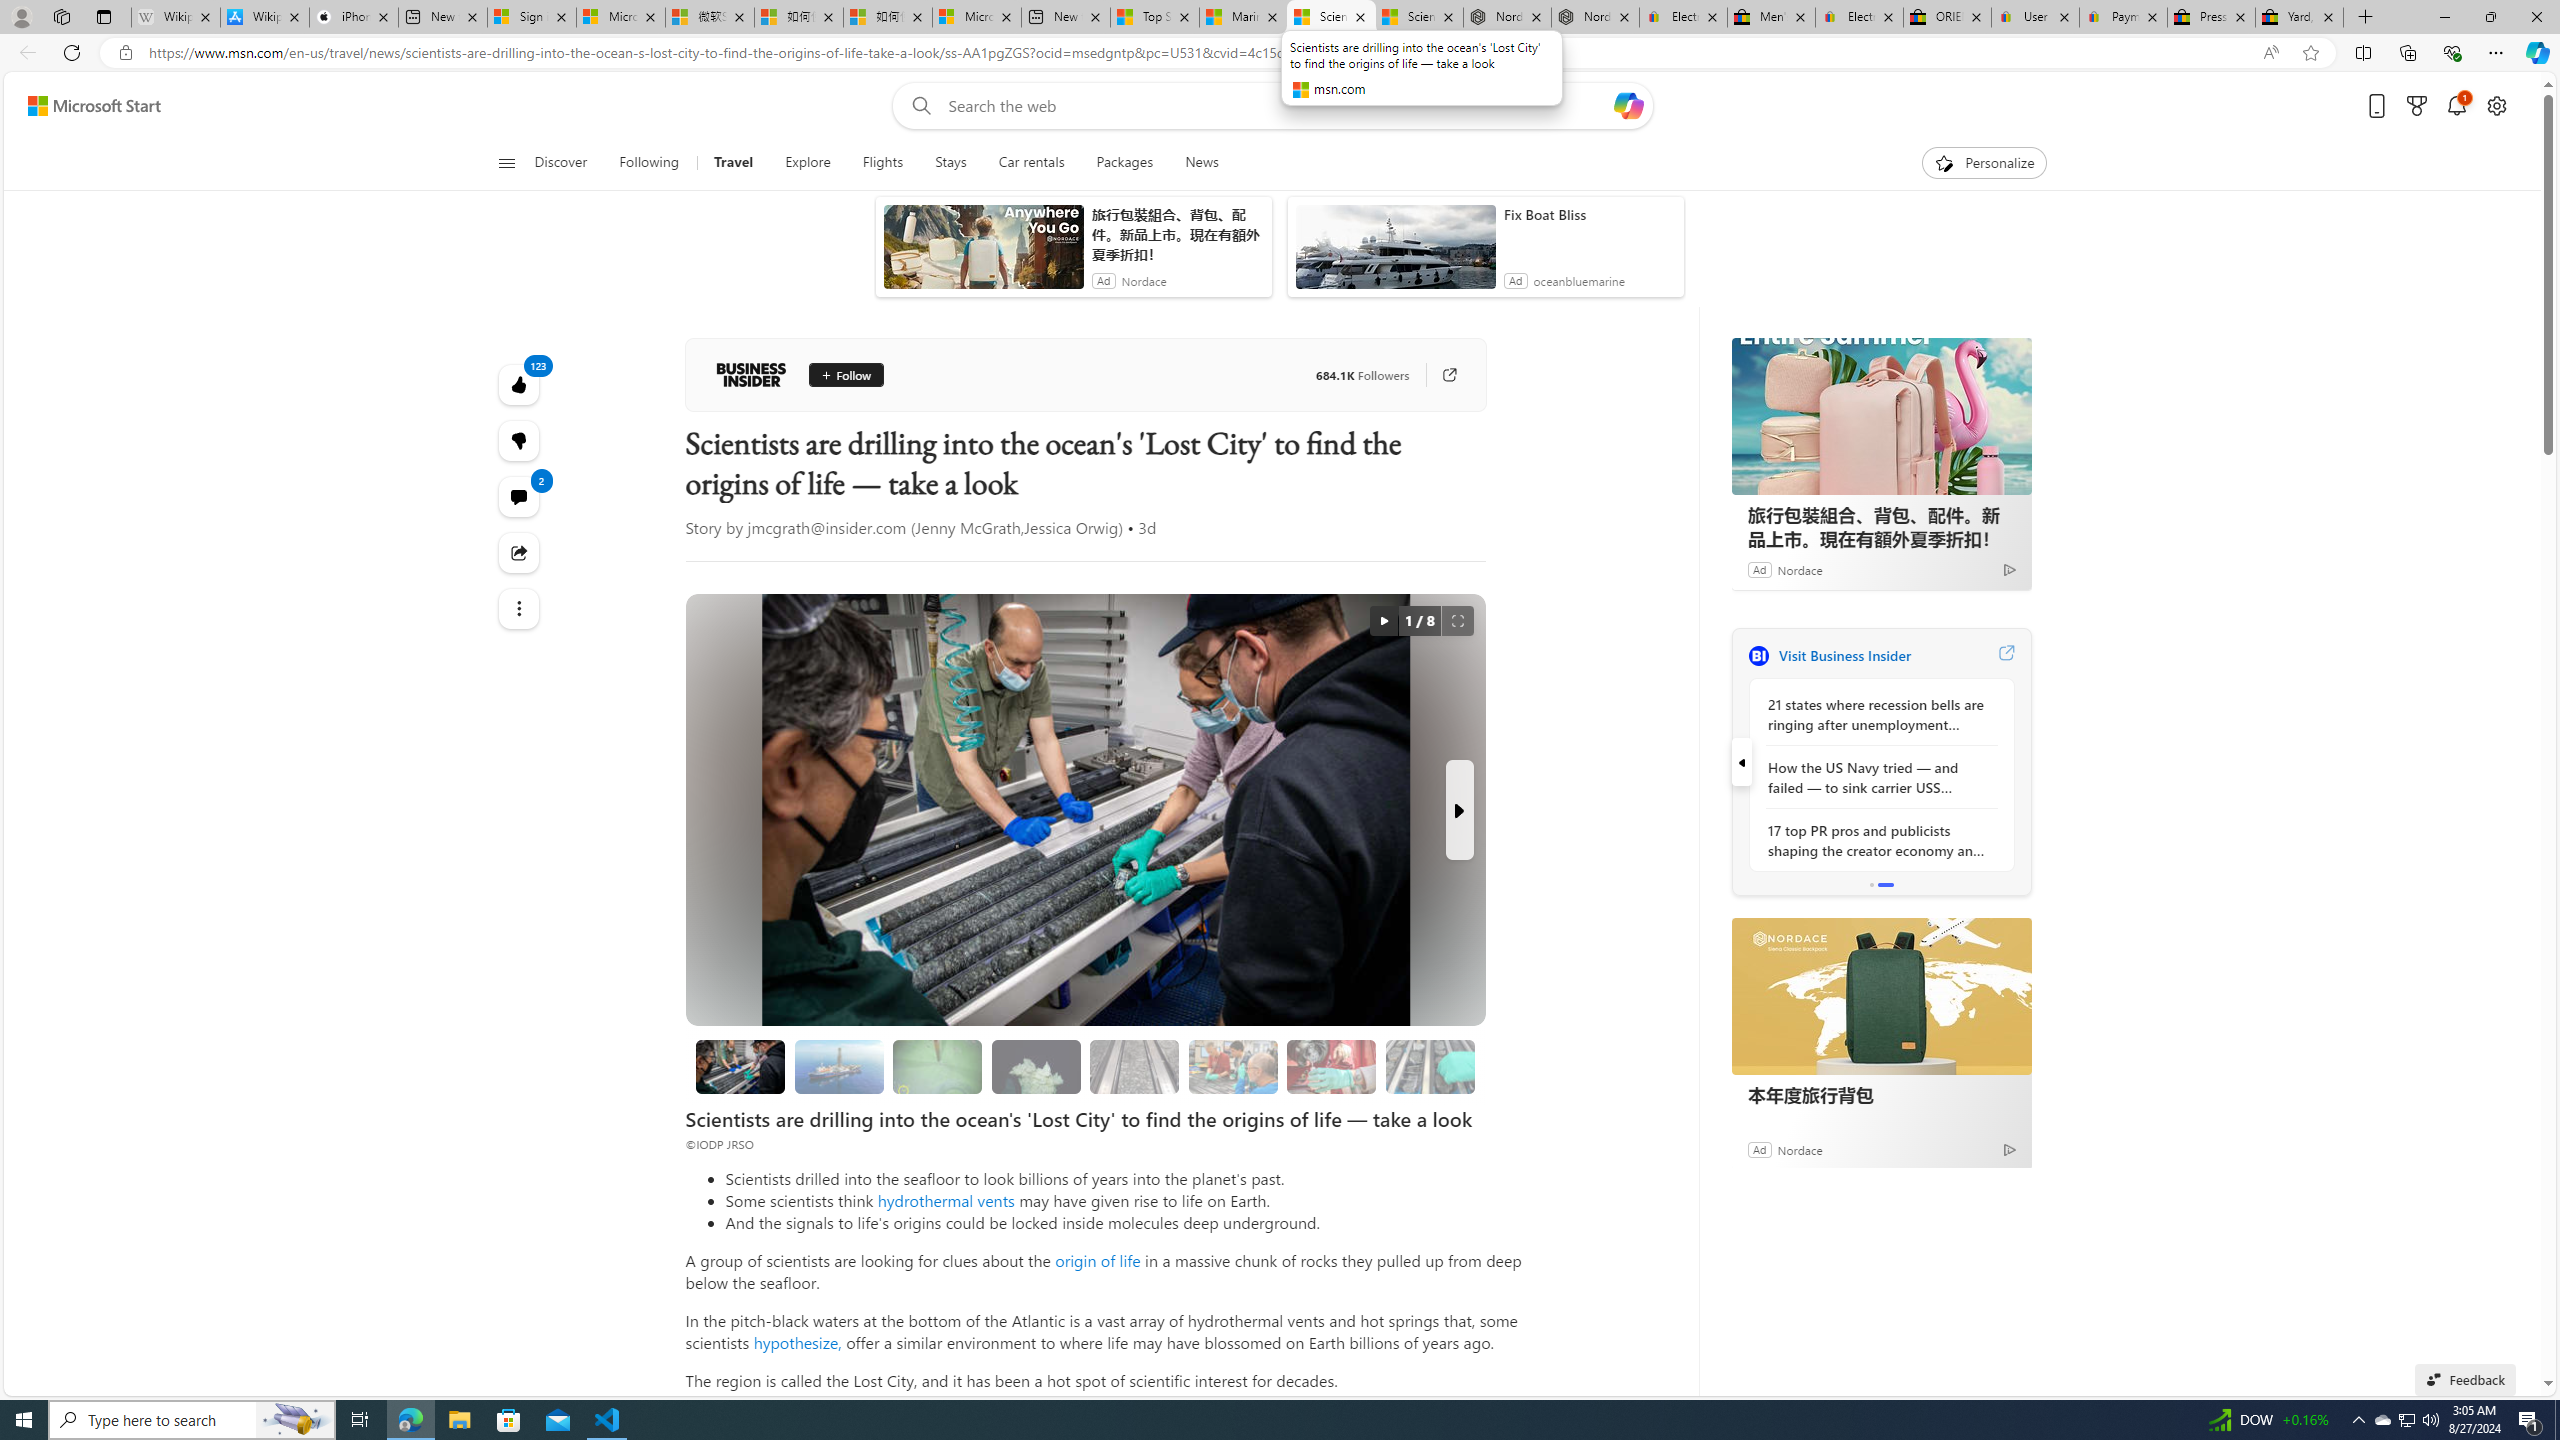 This screenshot has width=2560, height=1440. I want to click on 'Yard, Garden & Outdoor Living', so click(2299, 16).